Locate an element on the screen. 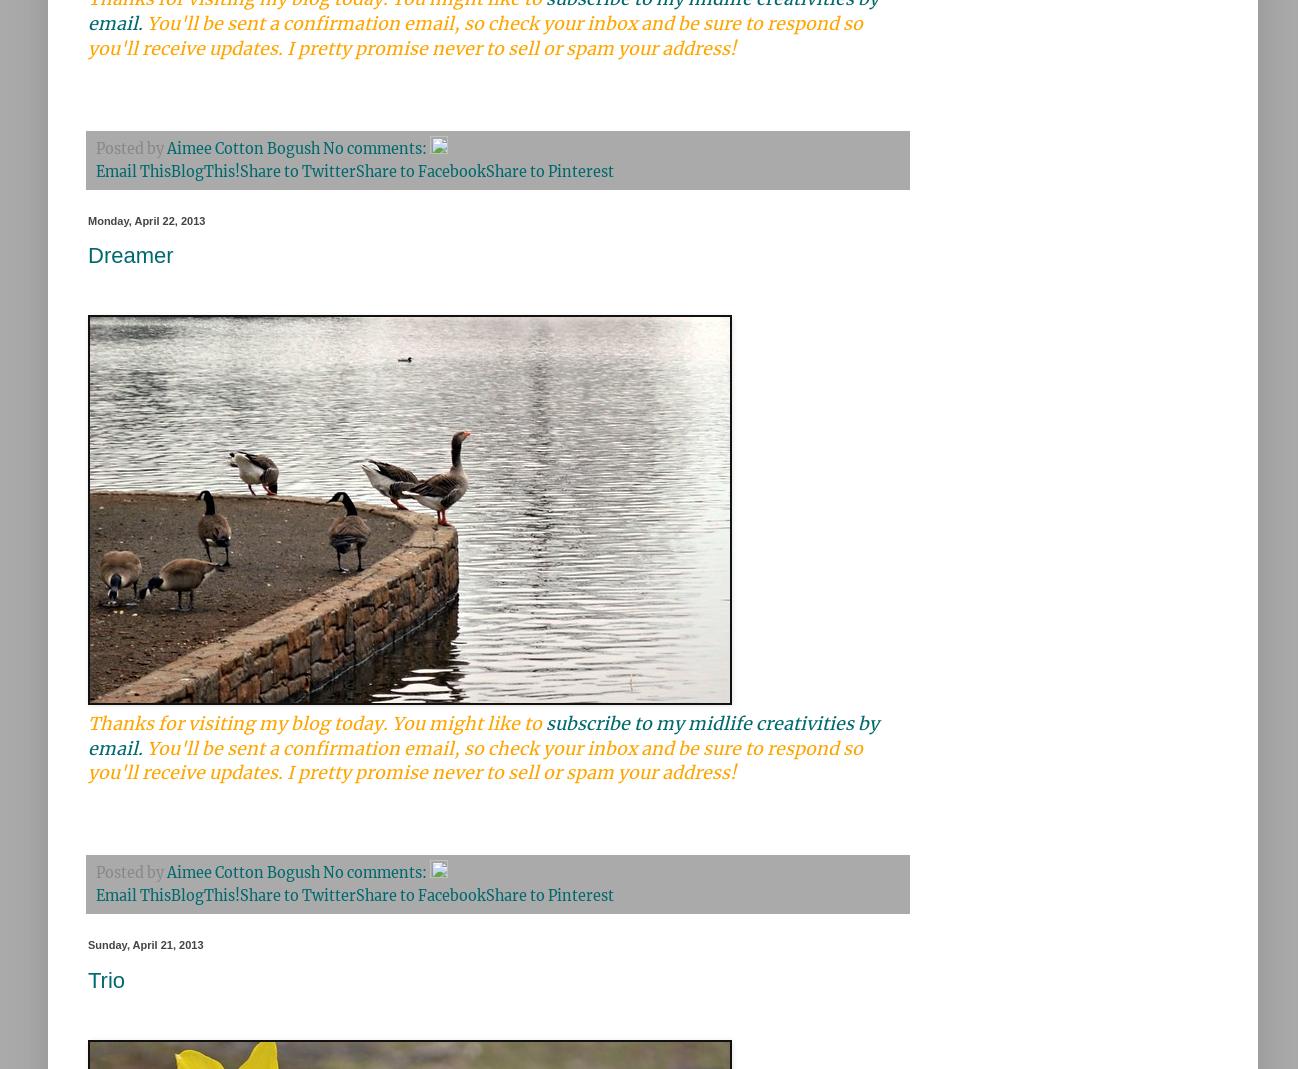  'Thanks for visiting my blog today.  You might like to' is located at coordinates (315, 723).